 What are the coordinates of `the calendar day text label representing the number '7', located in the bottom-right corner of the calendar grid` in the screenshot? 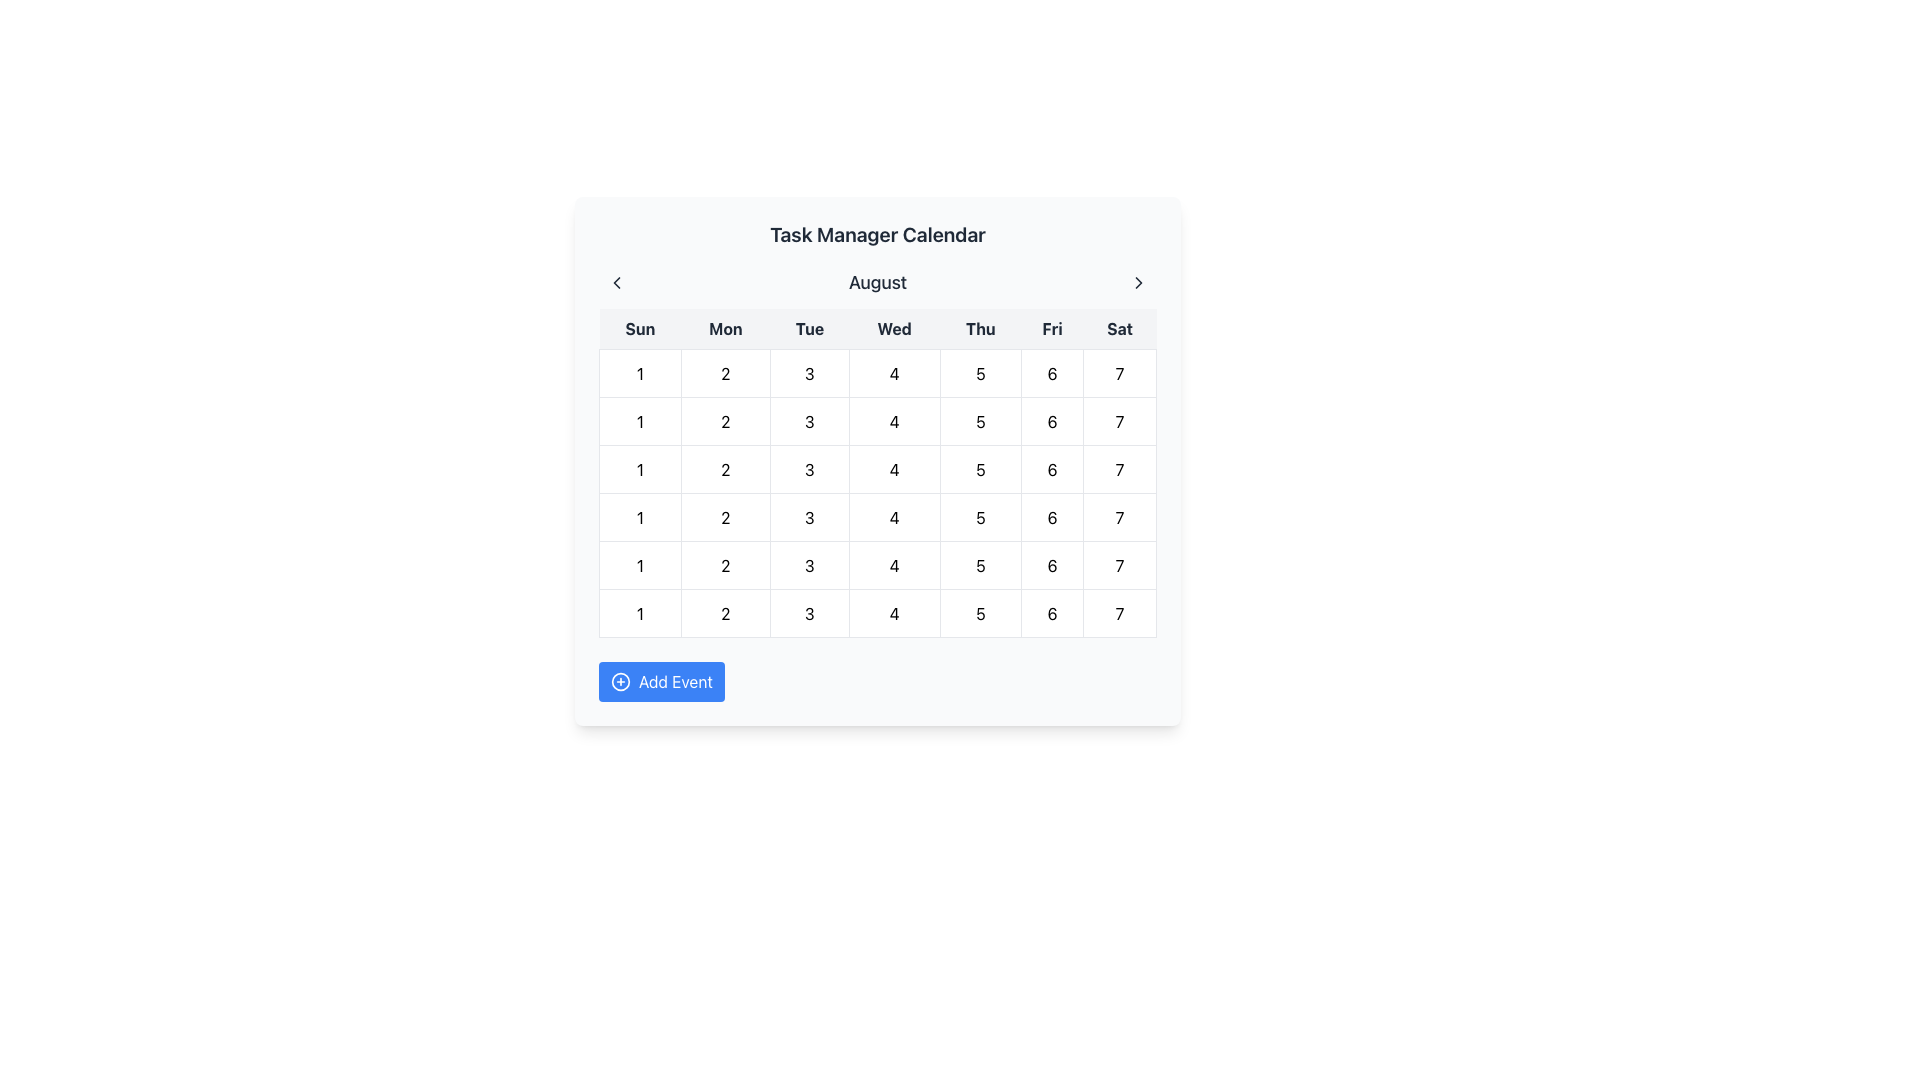 It's located at (1120, 469).